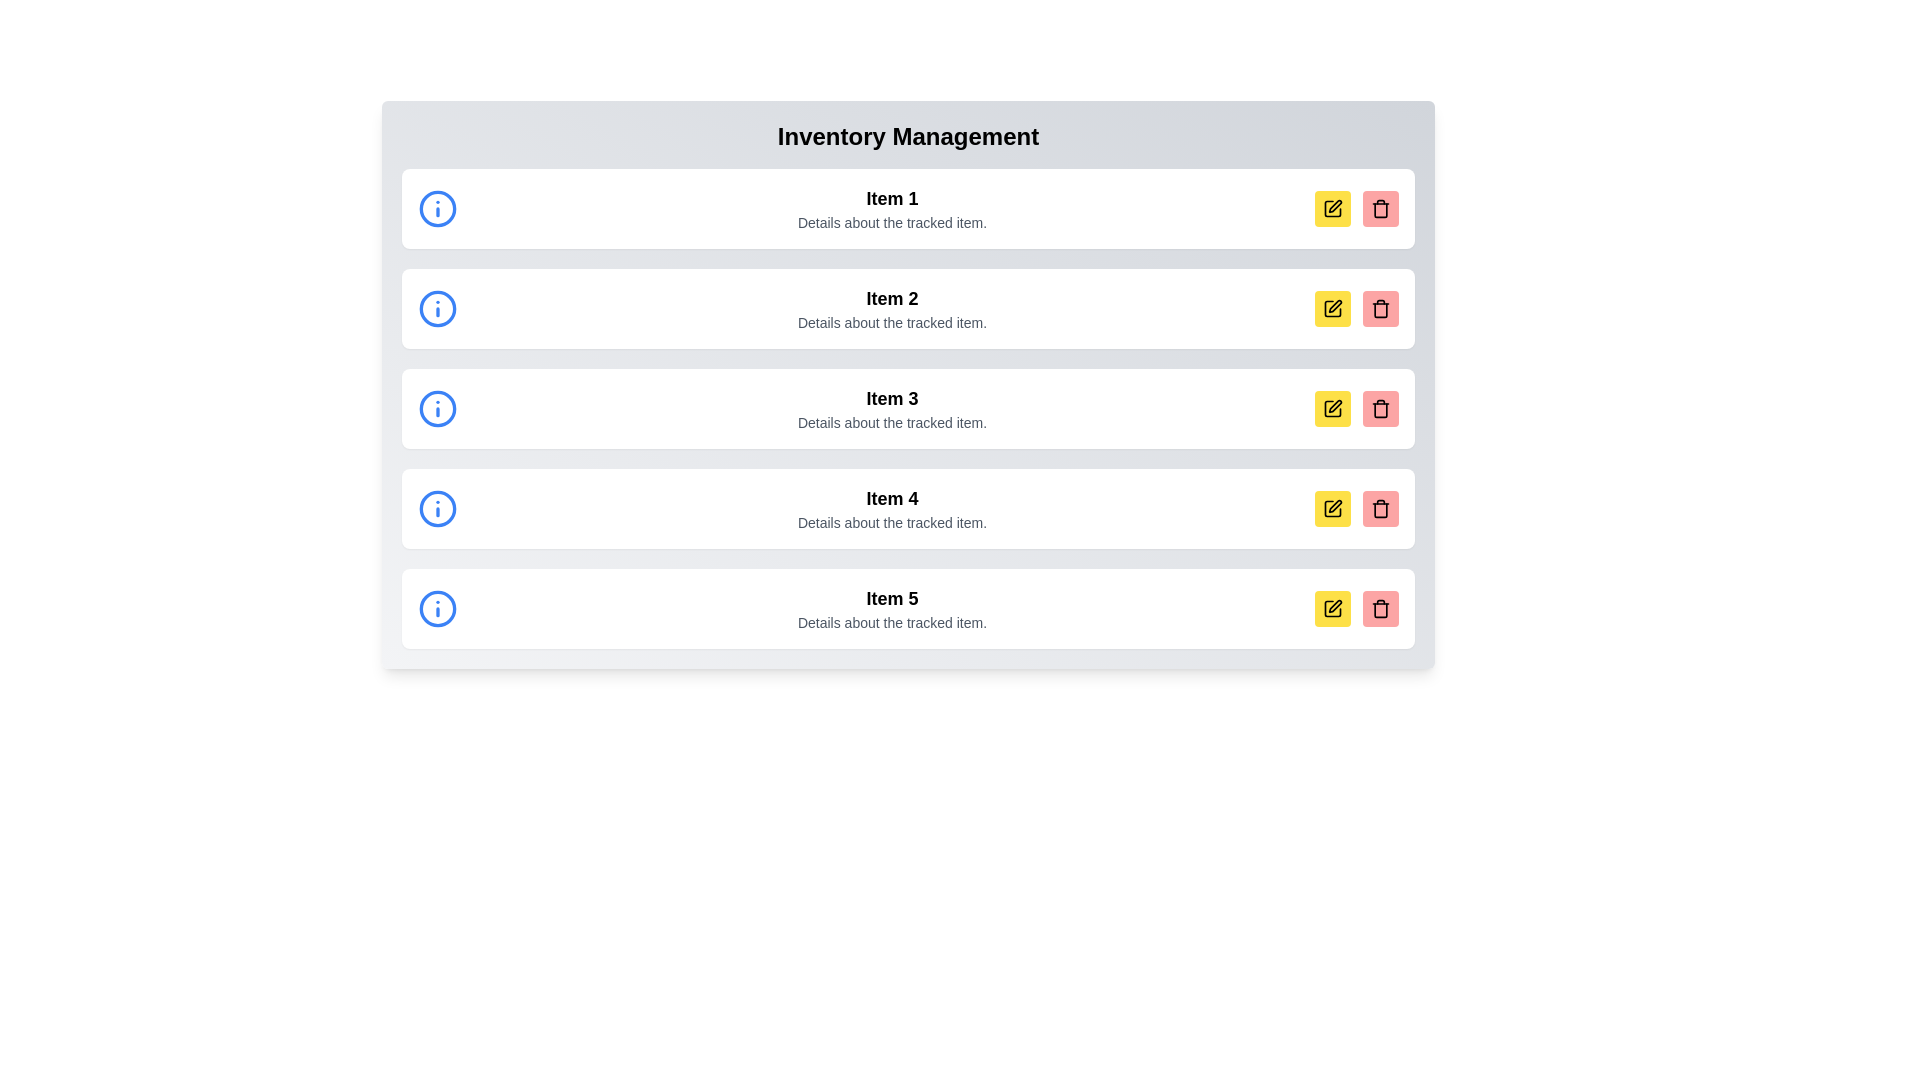 The image size is (1920, 1080). What do you see at coordinates (436, 208) in the screenshot?
I see `the Information Icon located on the left side of the first row labeled 'Item 1'` at bounding box center [436, 208].